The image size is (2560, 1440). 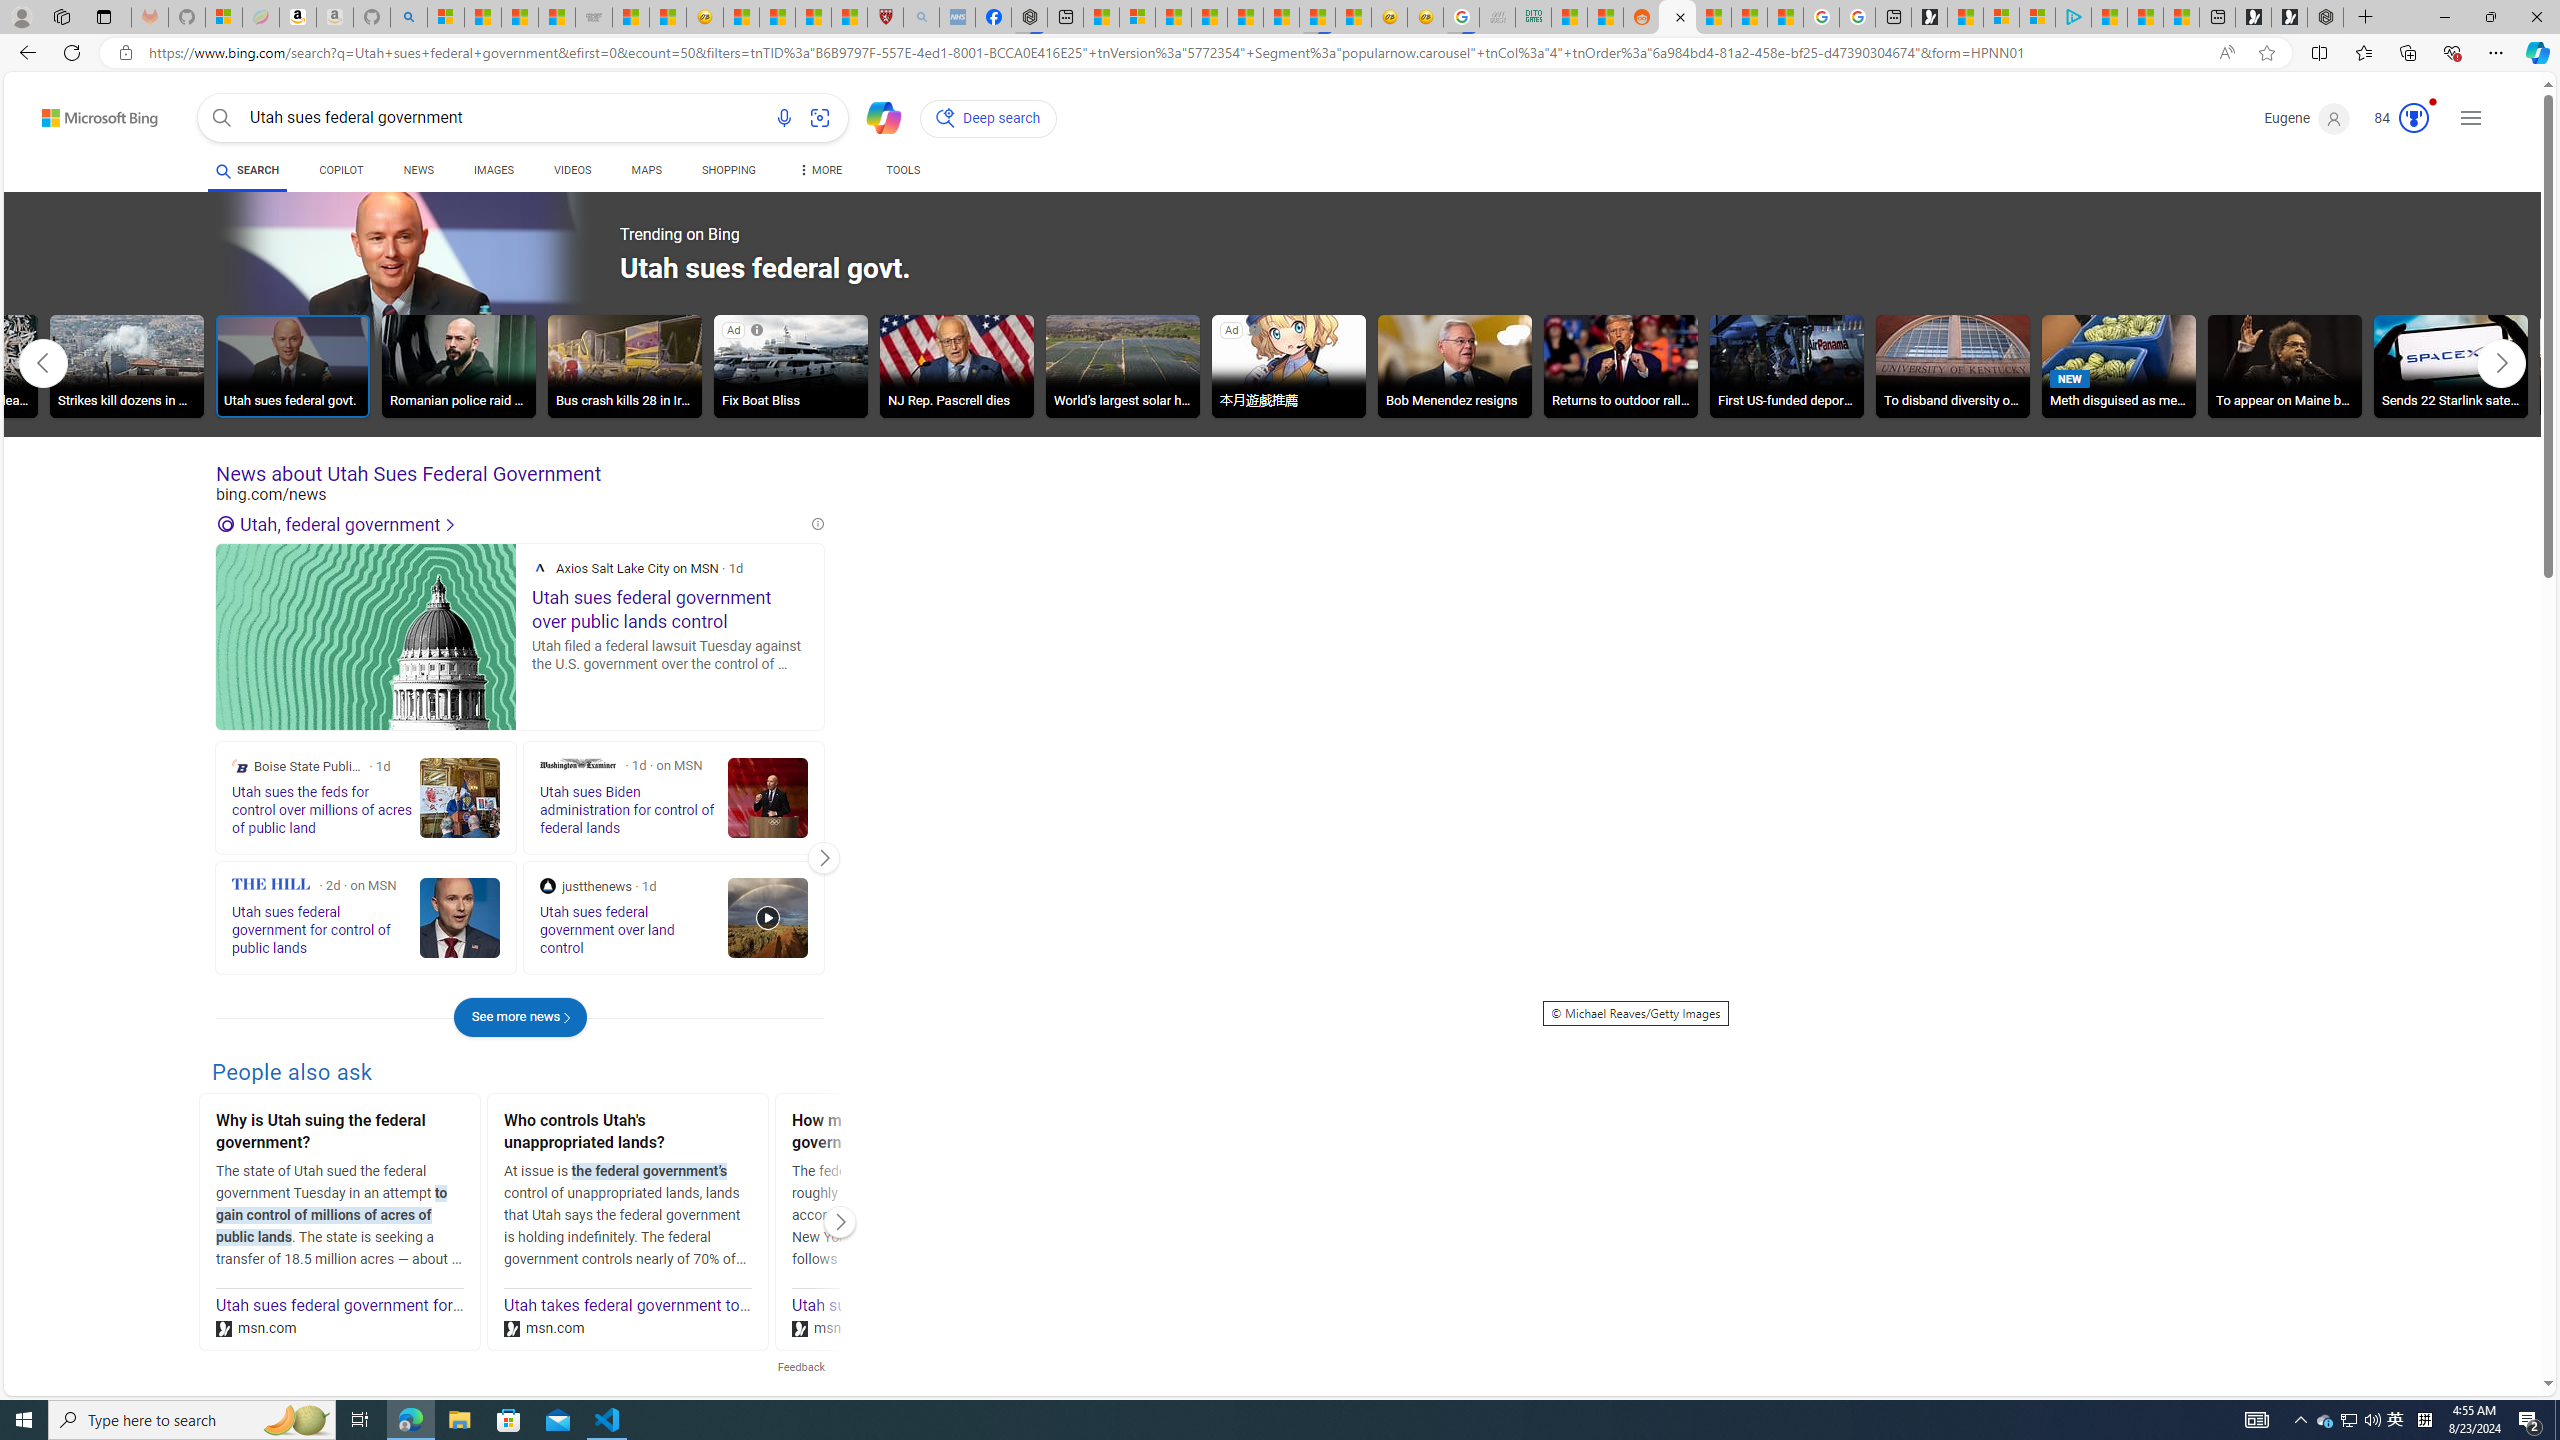 What do you see at coordinates (417, 172) in the screenshot?
I see `'NEWS'` at bounding box center [417, 172].